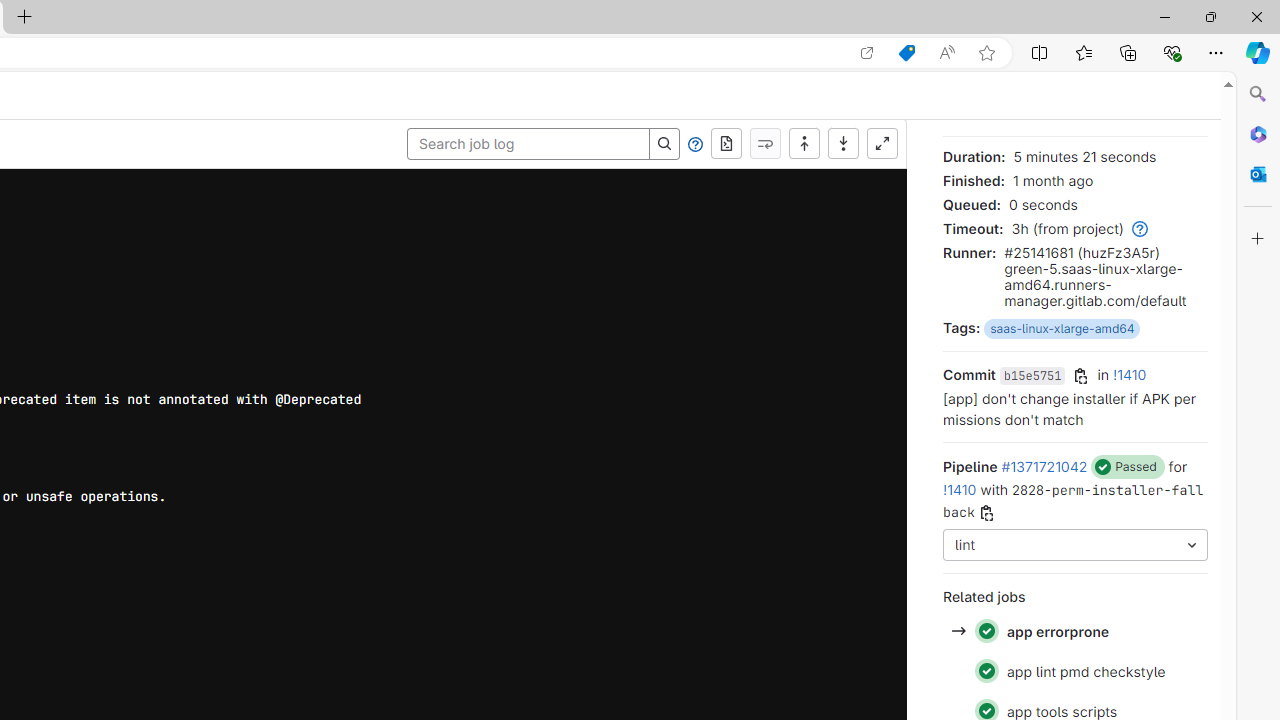 This screenshot has width=1280, height=720. I want to click on 'b15e5751', so click(1032, 376).